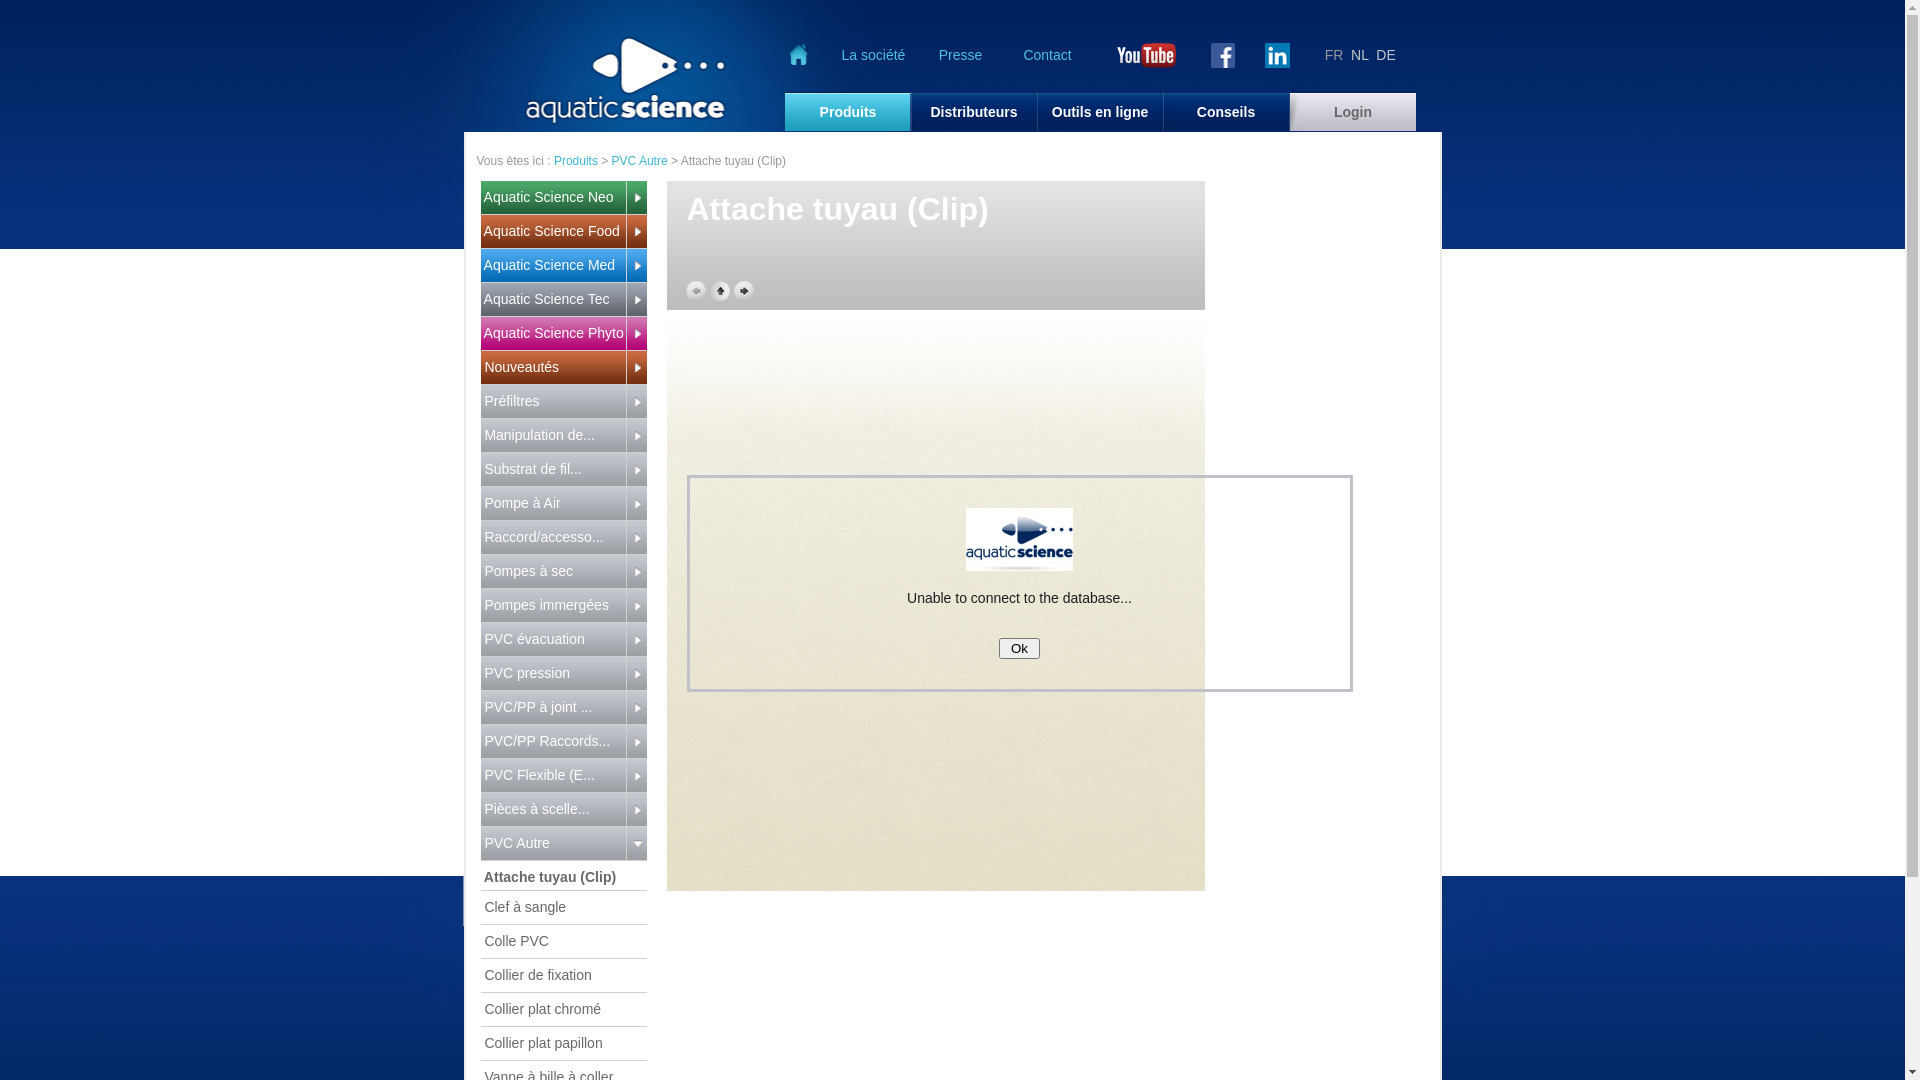 The width and height of the screenshot is (1920, 1080). I want to click on ' ', so click(624, 300).